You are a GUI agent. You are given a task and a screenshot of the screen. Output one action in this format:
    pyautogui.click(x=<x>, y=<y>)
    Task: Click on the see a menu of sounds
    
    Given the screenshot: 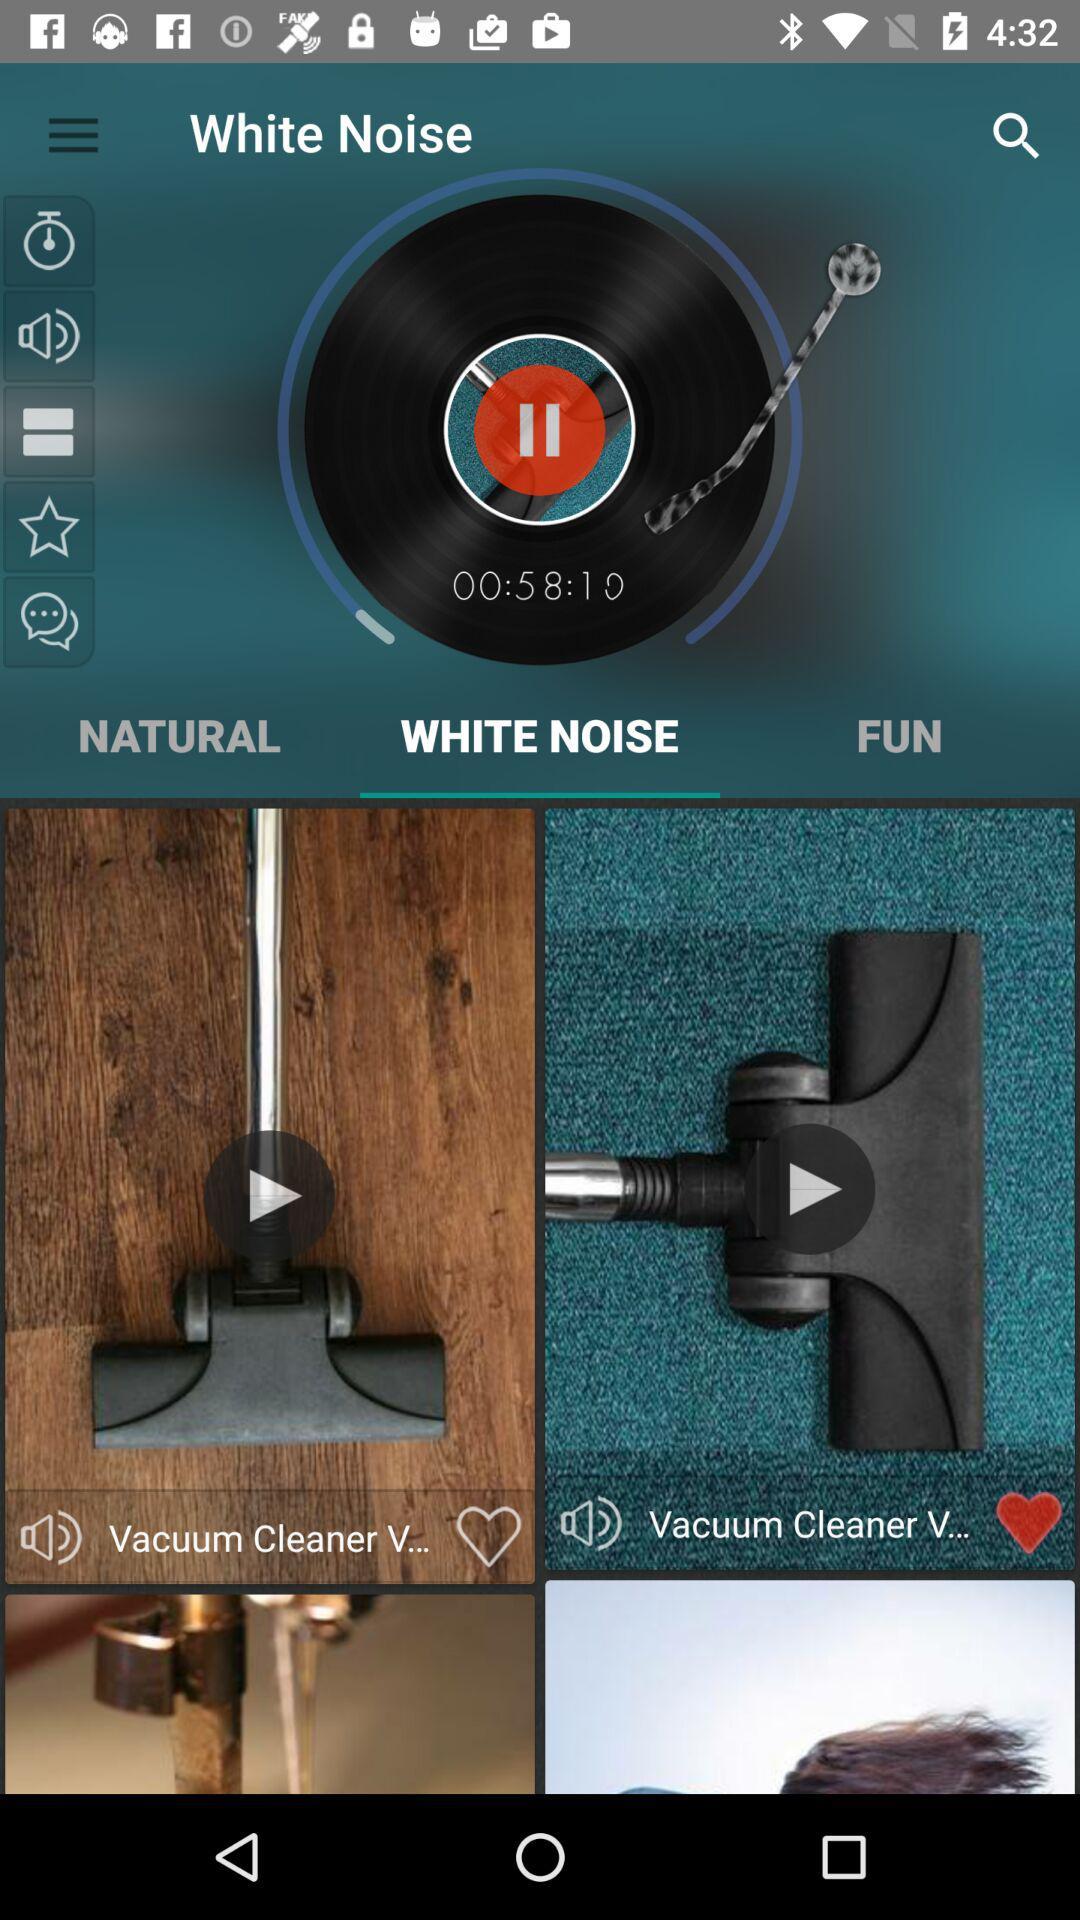 What is the action you would take?
    pyautogui.click(x=48, y=430)
    